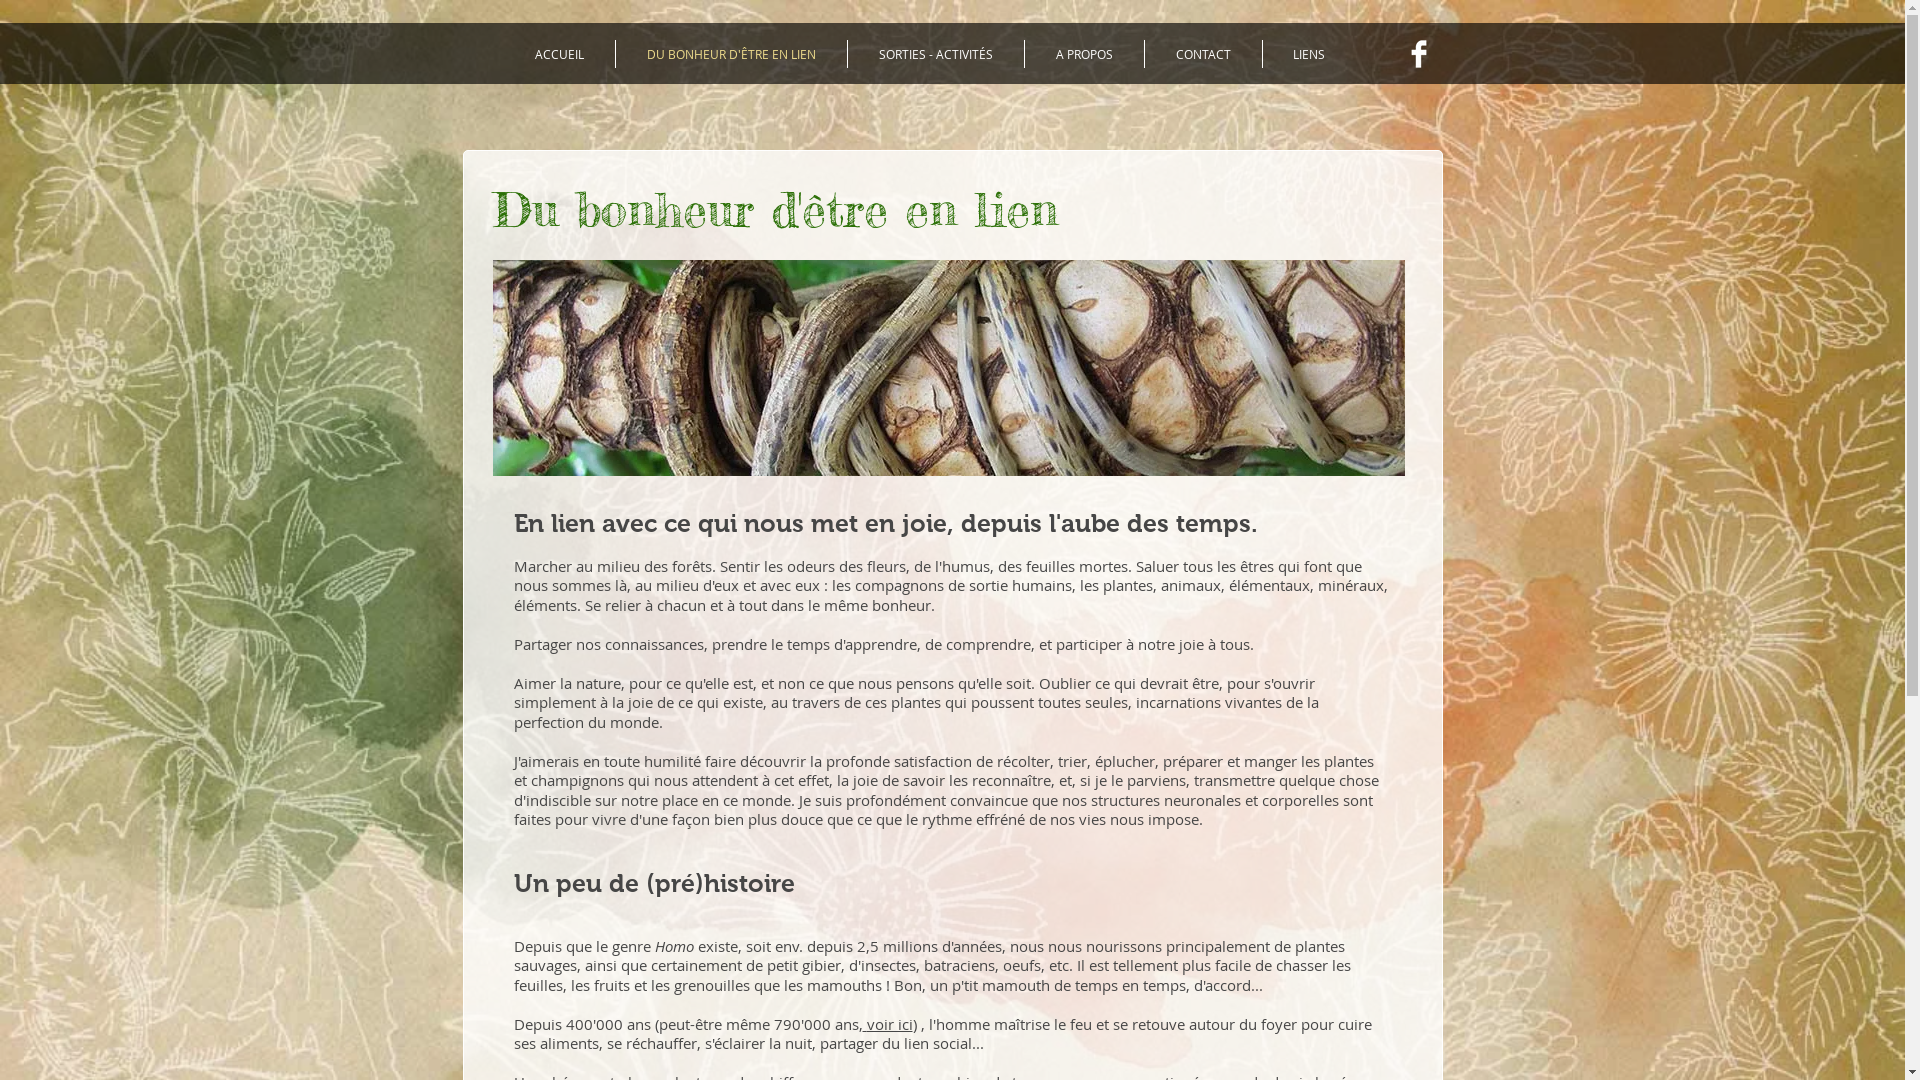  I want to click on 'ACCUEIL', so click(559, 53).